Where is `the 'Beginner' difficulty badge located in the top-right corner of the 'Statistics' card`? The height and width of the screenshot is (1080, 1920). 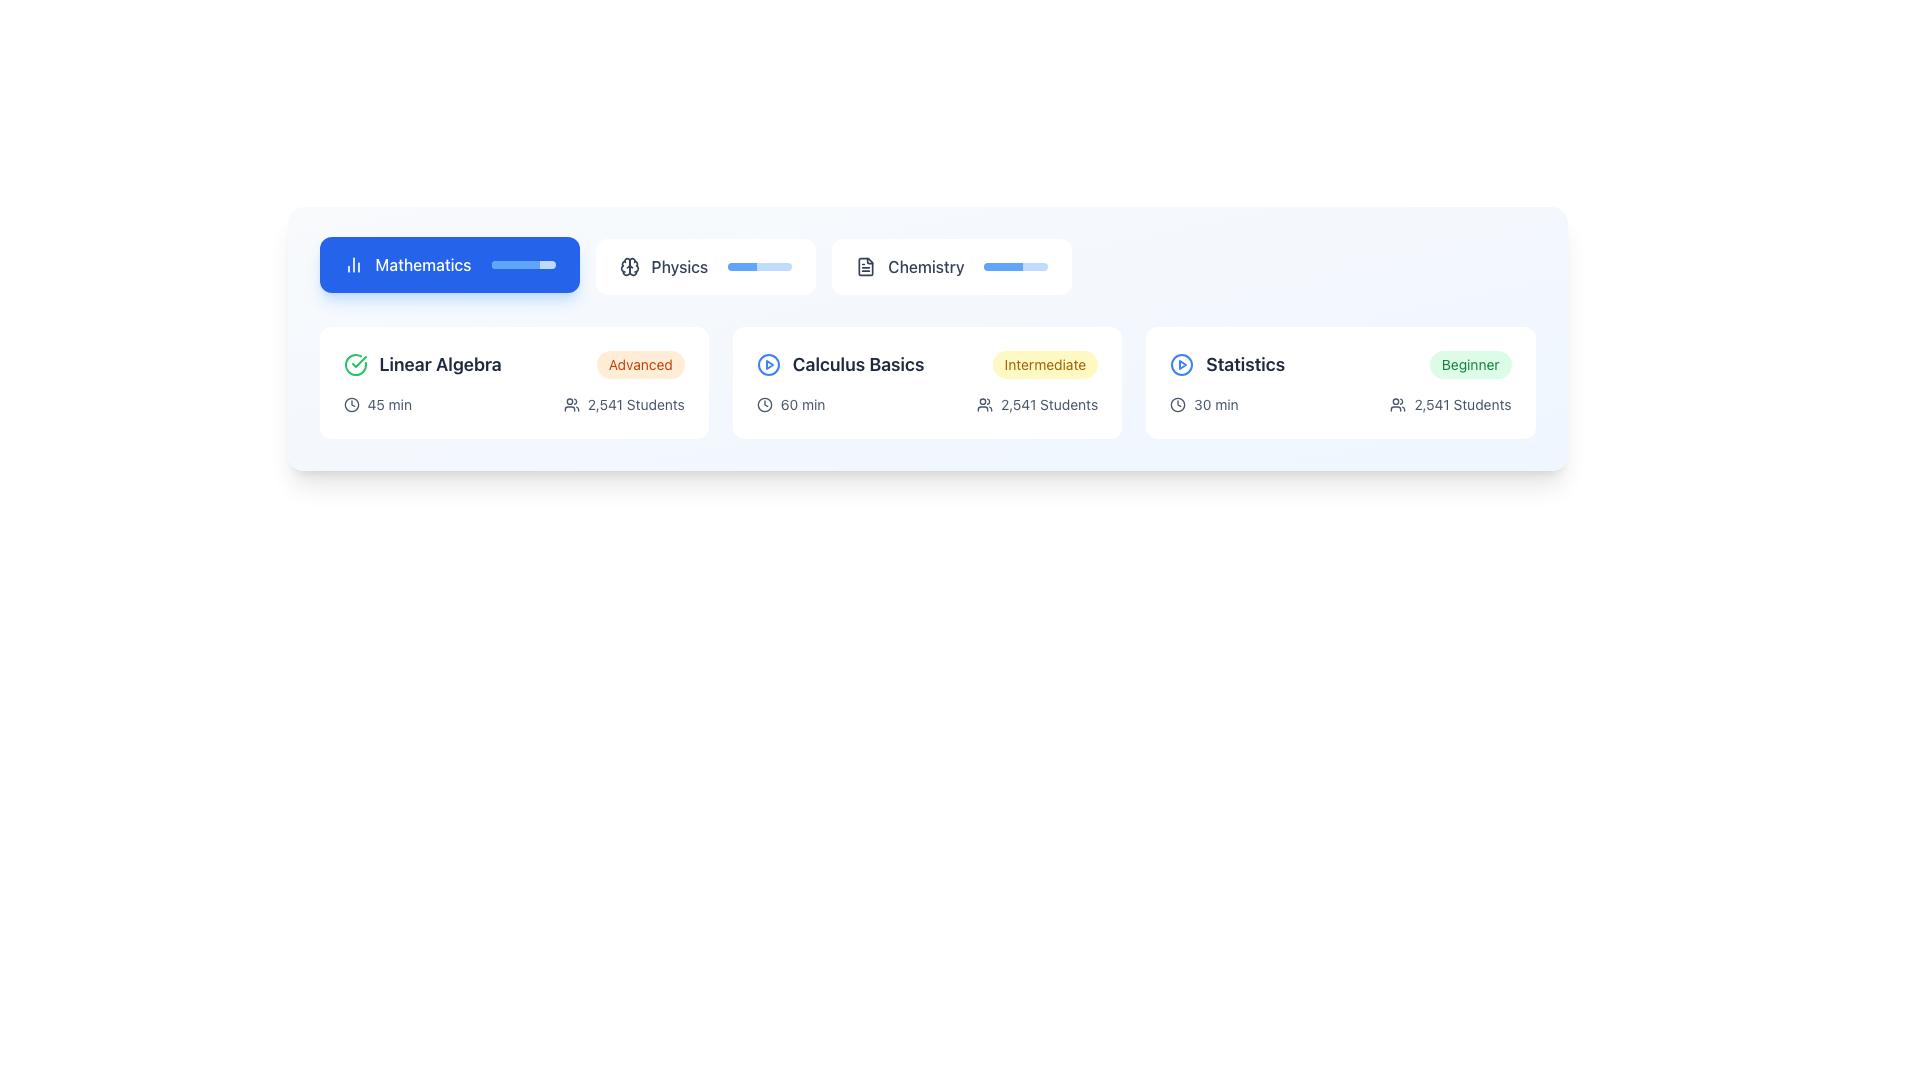 the 'Beginner' difficulty badge located in the top-right corner of the 'Statistics' card is located at coordinates (1470, 365).